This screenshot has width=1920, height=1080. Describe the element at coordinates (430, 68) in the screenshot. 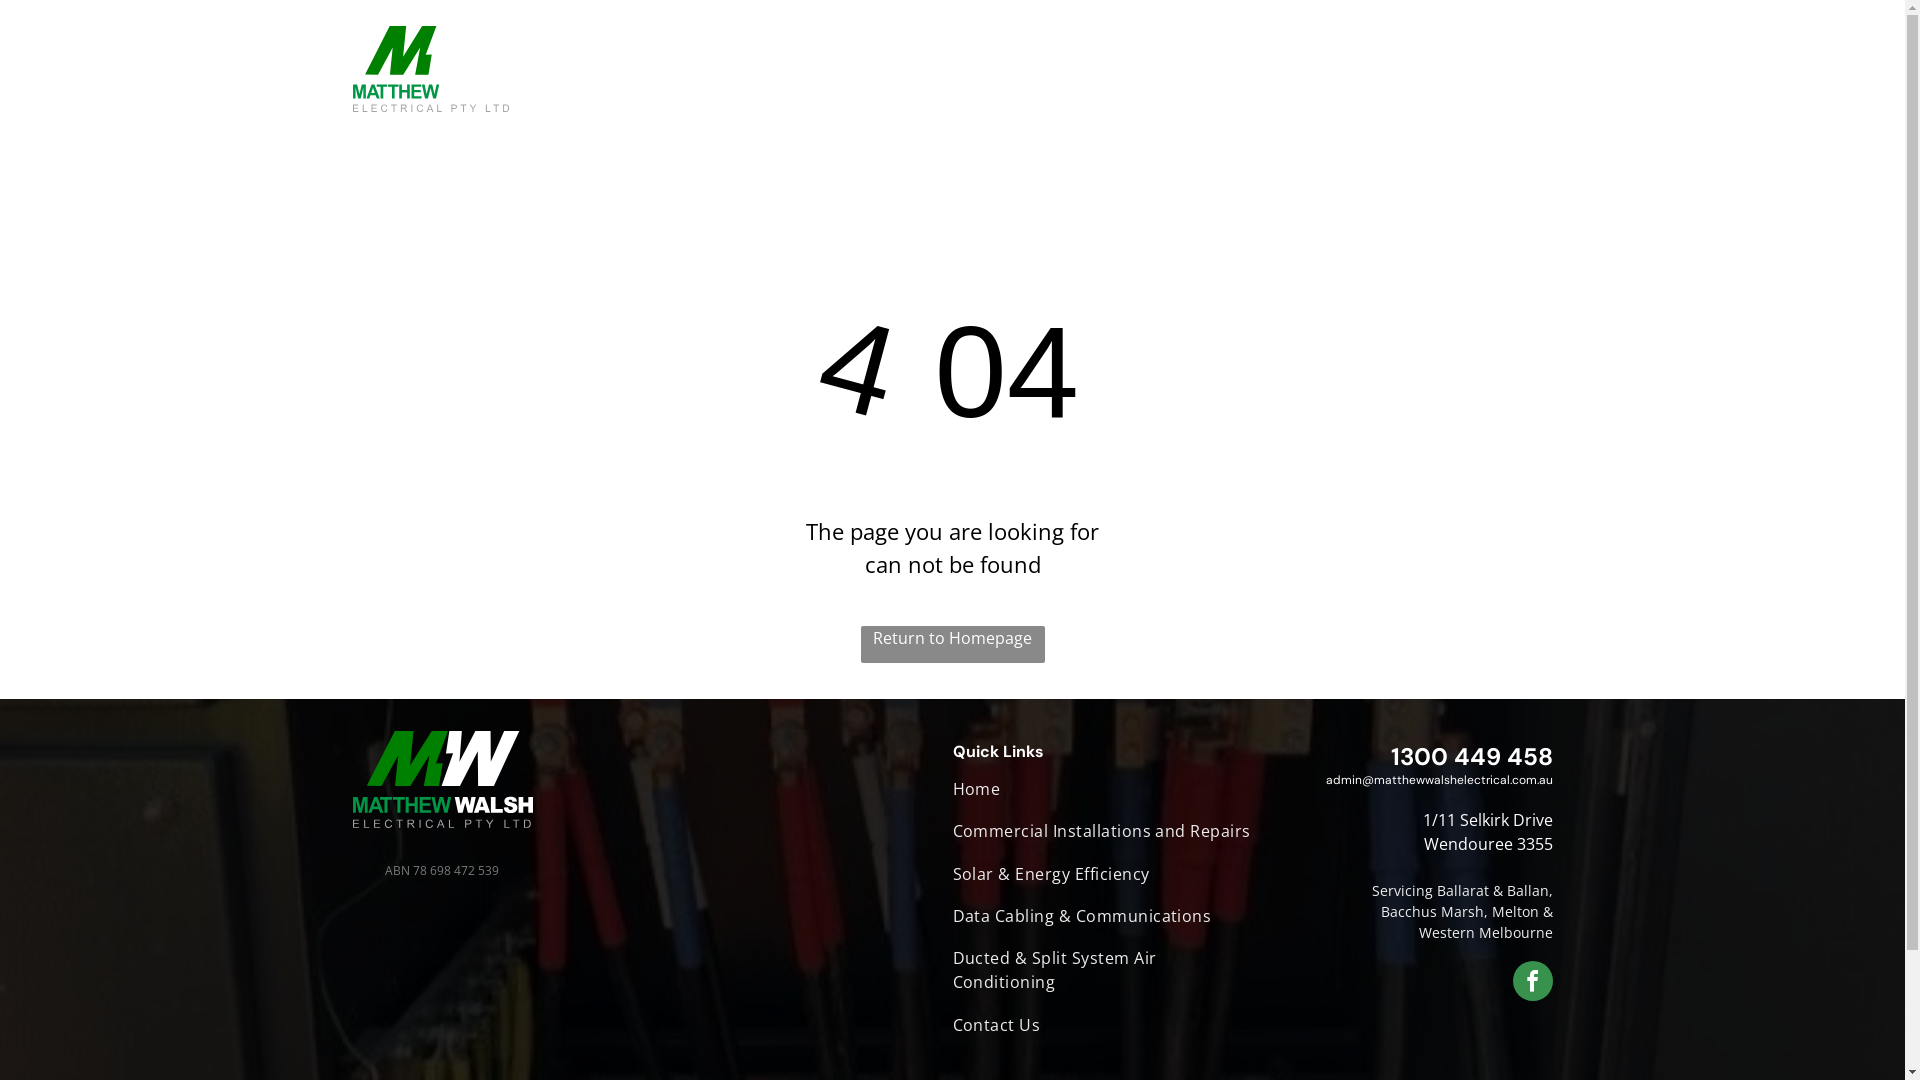

I see `'Back to home'` at that location.